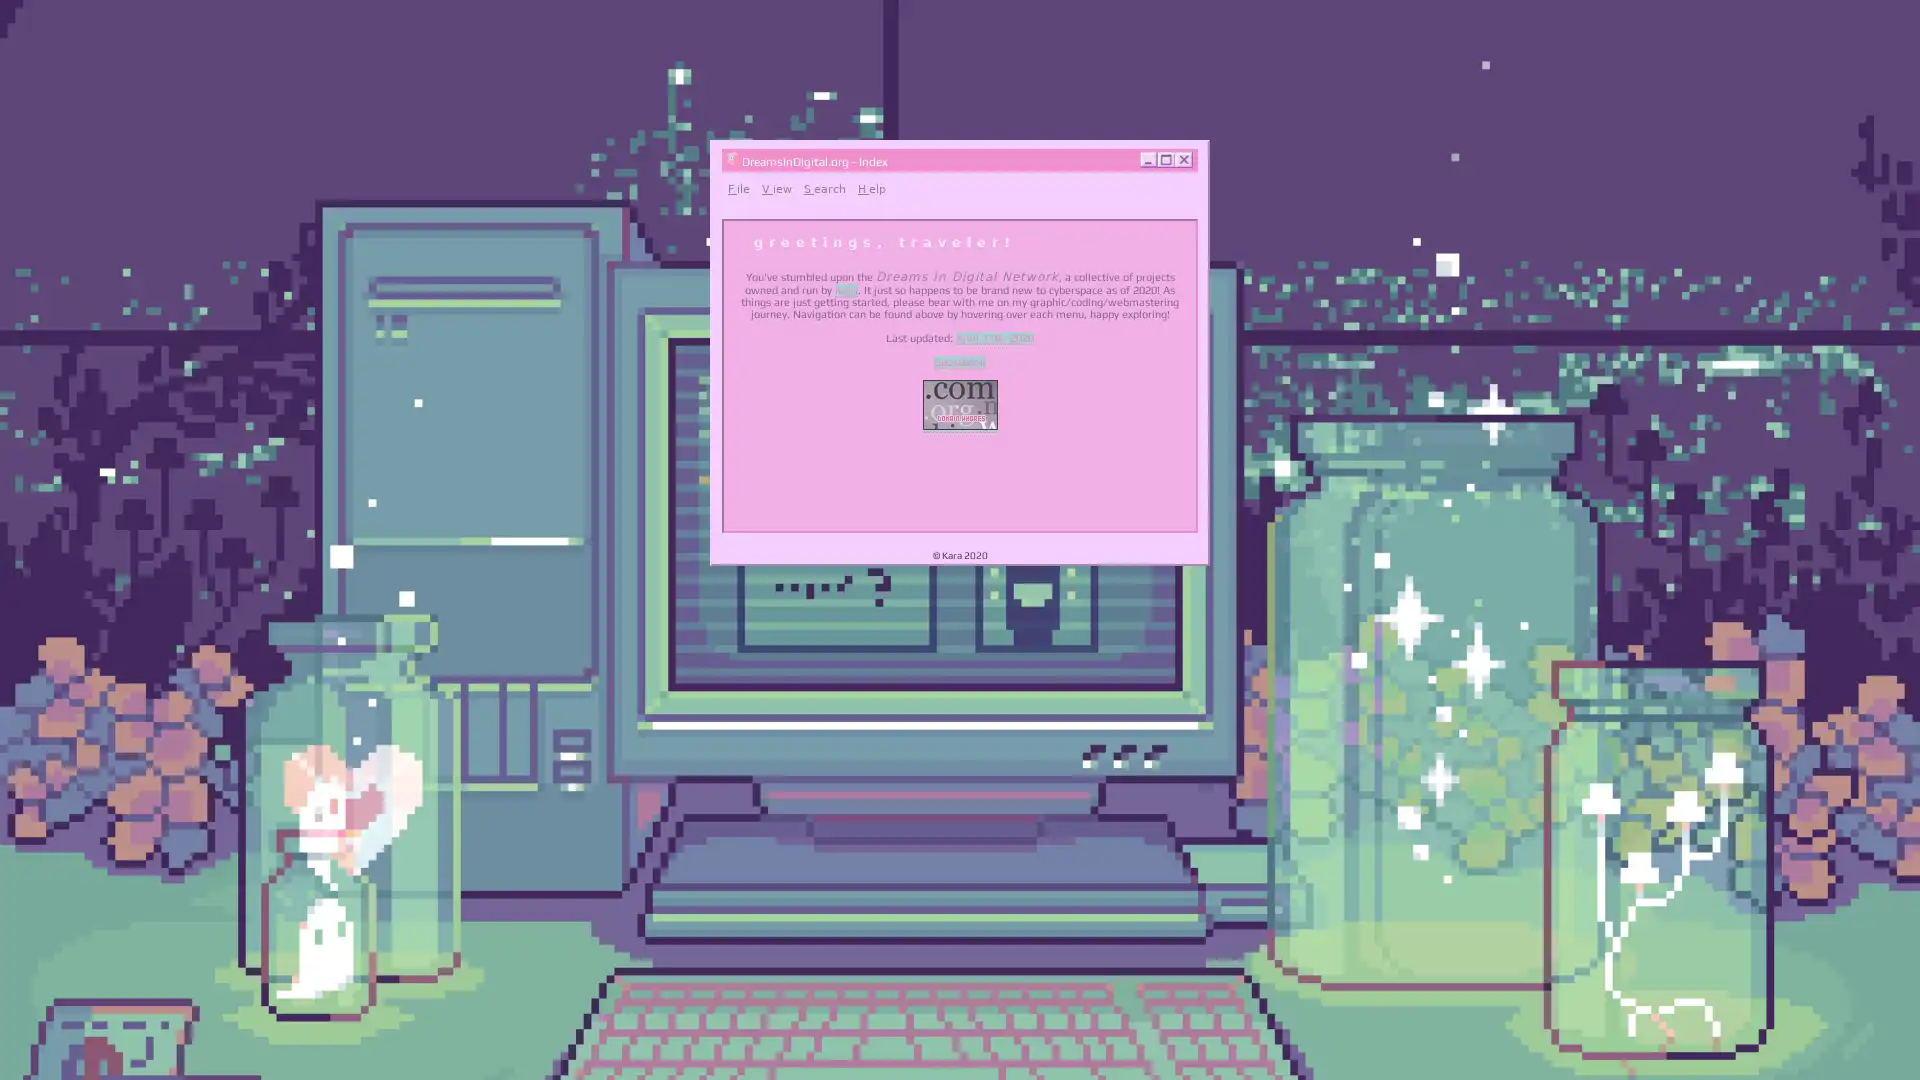  Describe the element at coordinates (738, 189) in the screenshot. I see `File` at that location.